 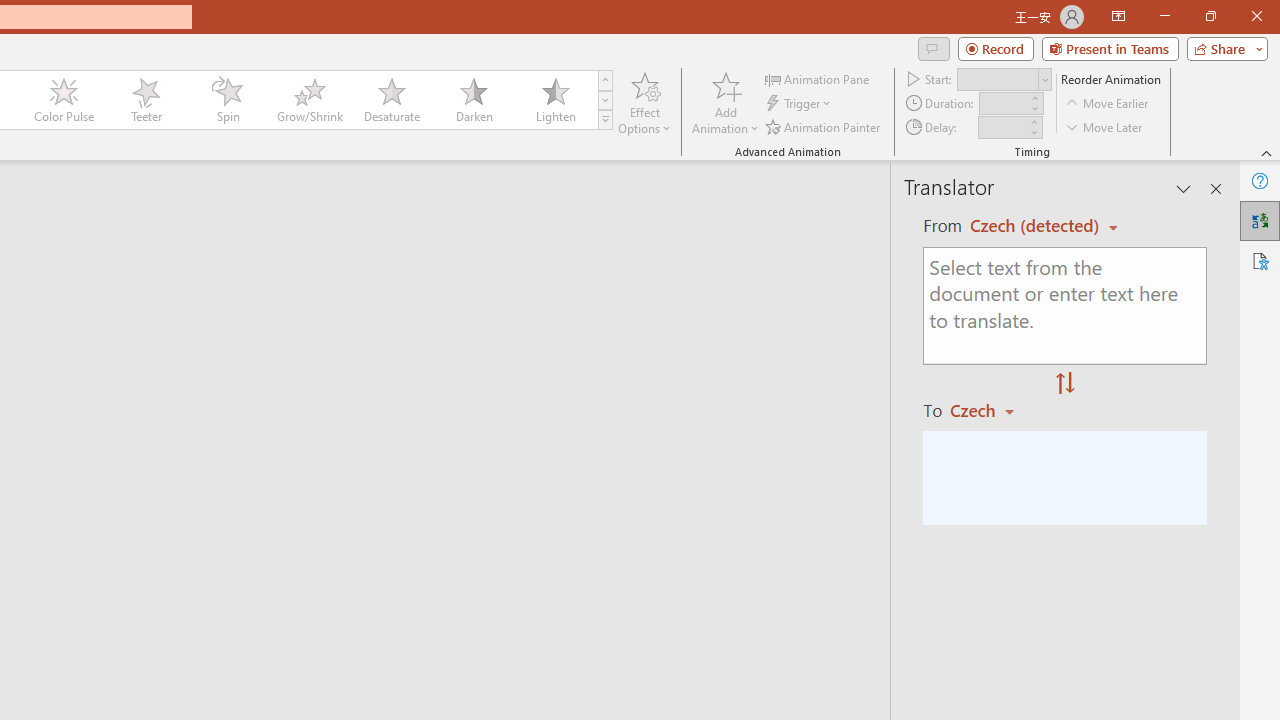 I want to click on 'Task Pane Options', so click(x=1184, y=189).